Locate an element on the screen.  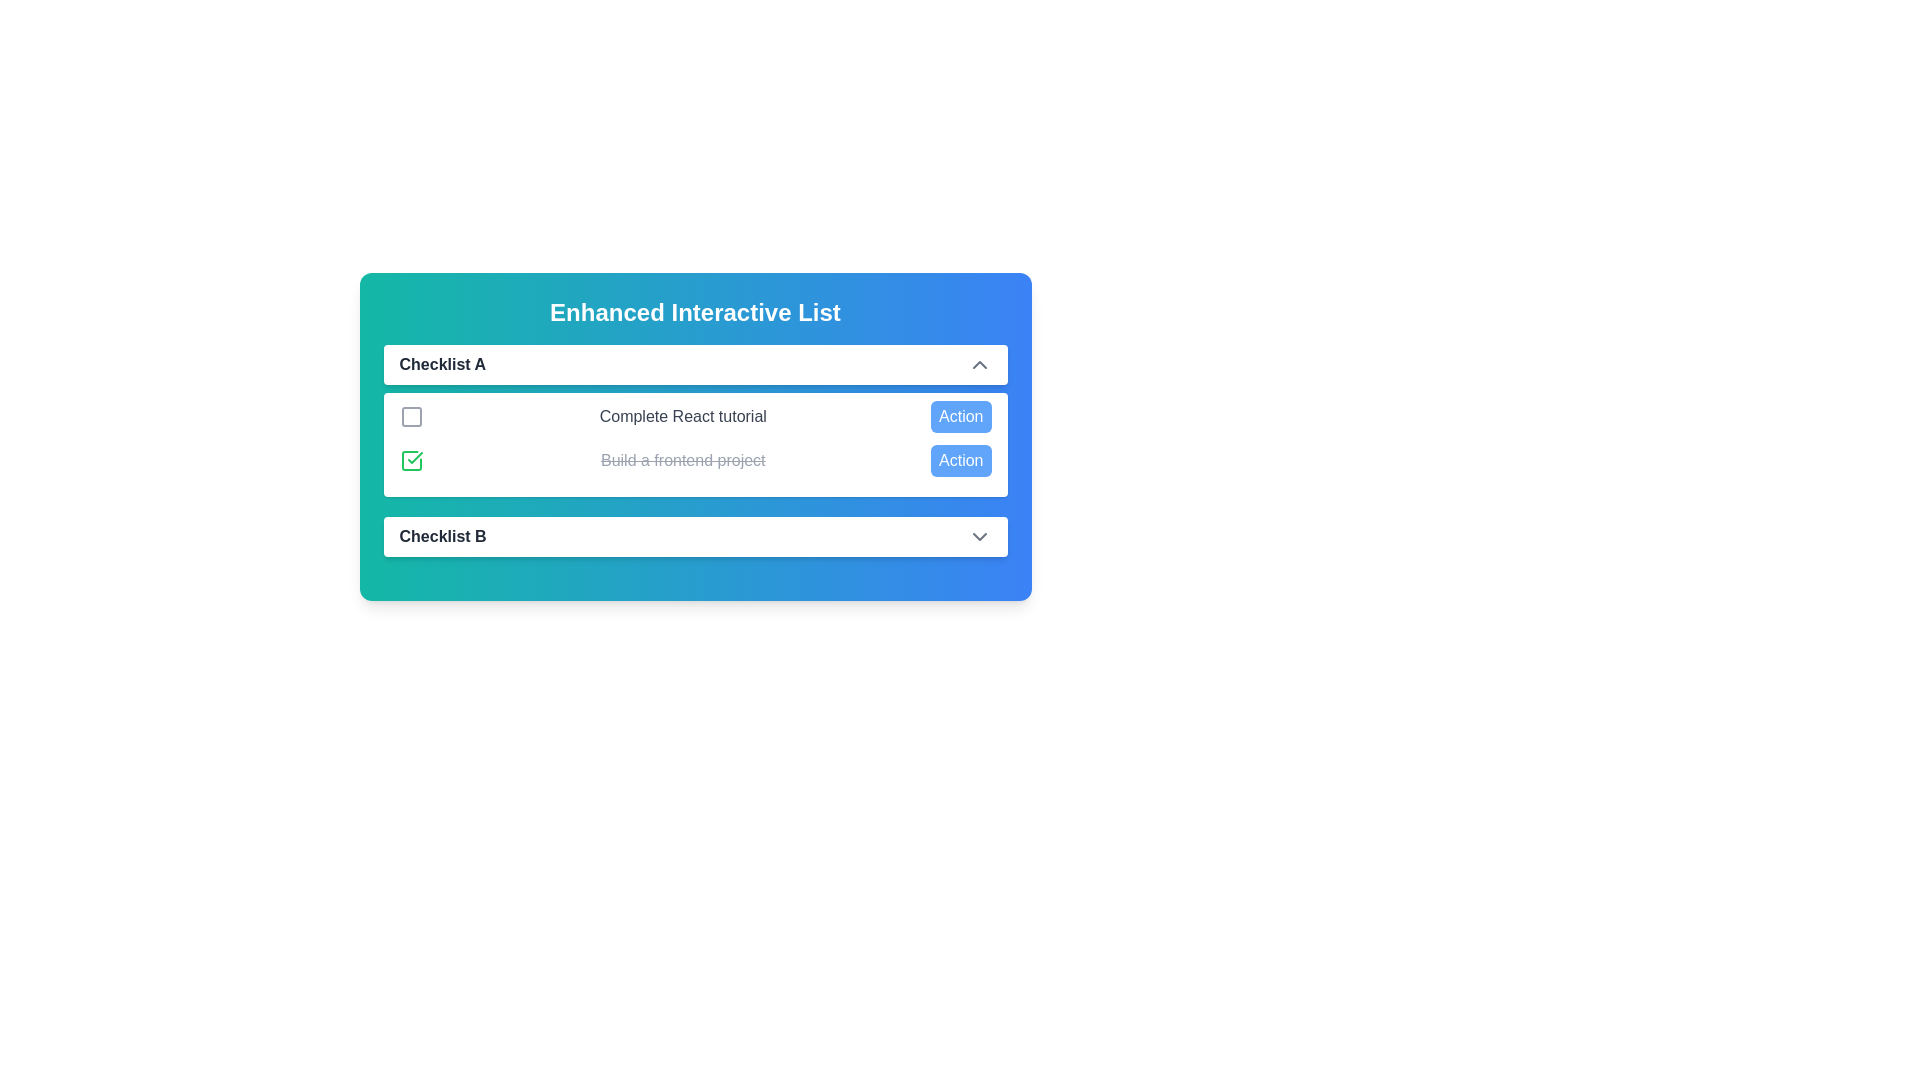
the chevron-up icon located on the rightmost section of the header bar for 'Checklist A' is located at coordinates (979, 365).